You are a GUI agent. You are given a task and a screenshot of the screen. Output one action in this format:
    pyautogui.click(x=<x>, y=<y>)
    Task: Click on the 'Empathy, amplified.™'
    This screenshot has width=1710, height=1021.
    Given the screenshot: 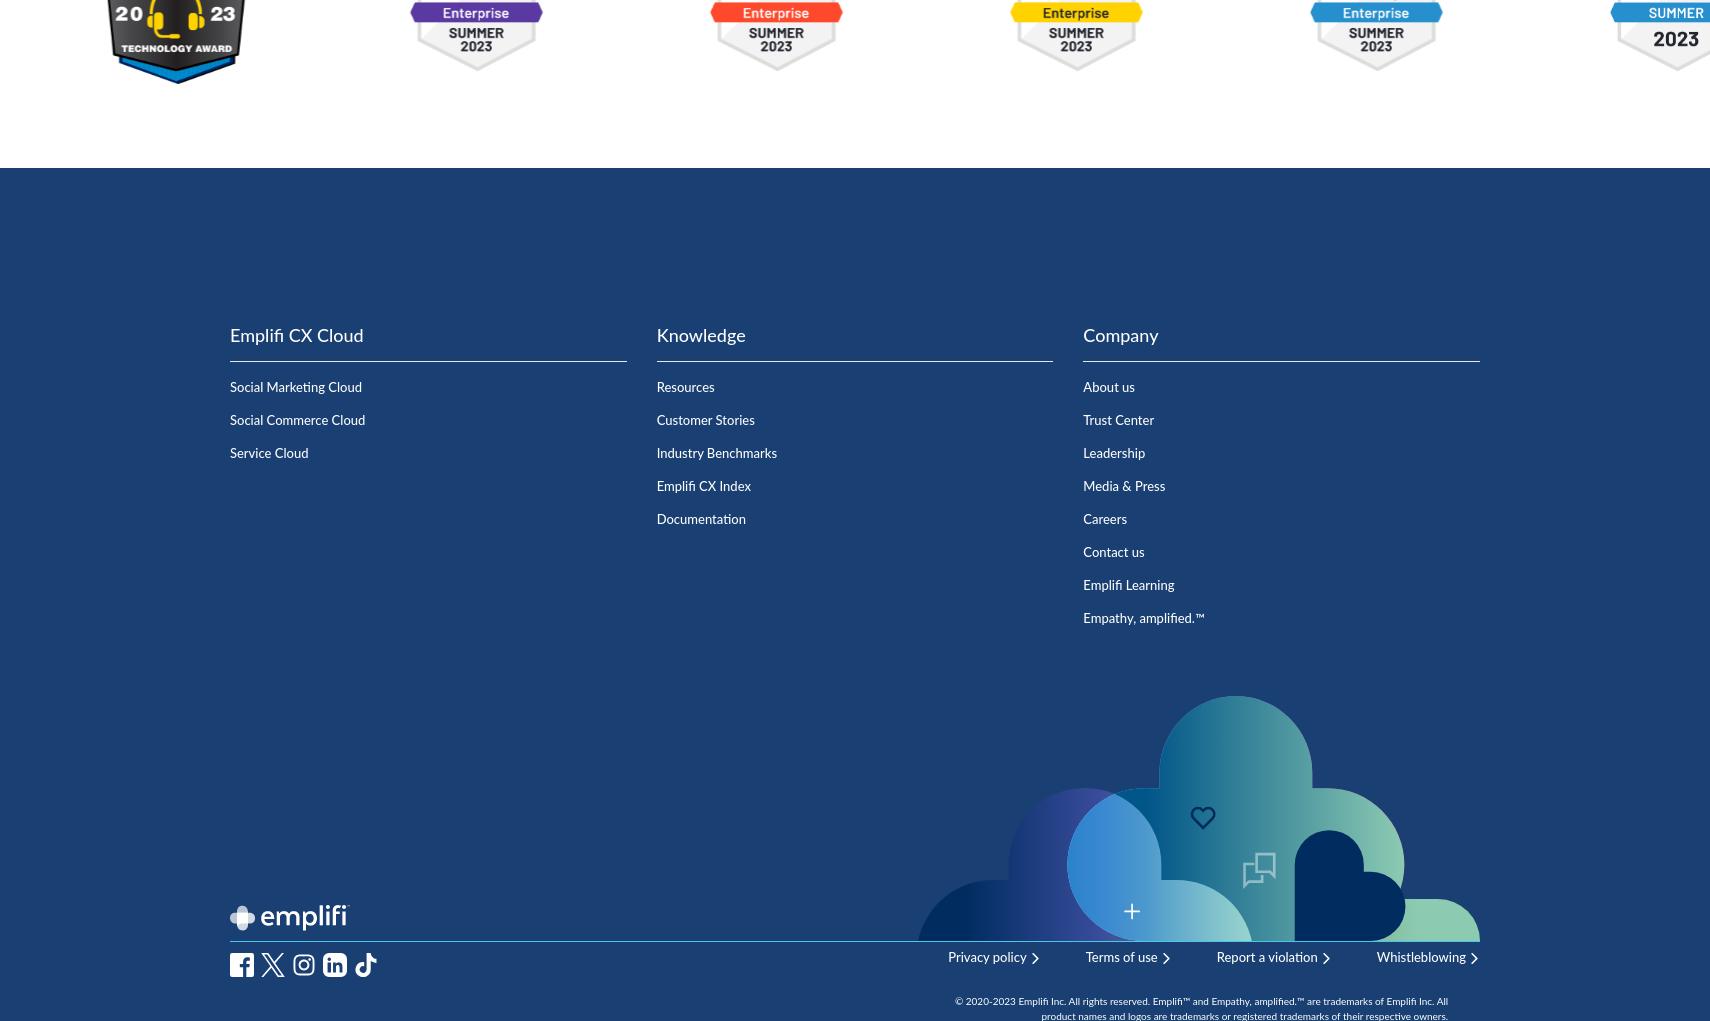 What is the action you would take?
    pyautogui.click(x=1142, y=618)
    